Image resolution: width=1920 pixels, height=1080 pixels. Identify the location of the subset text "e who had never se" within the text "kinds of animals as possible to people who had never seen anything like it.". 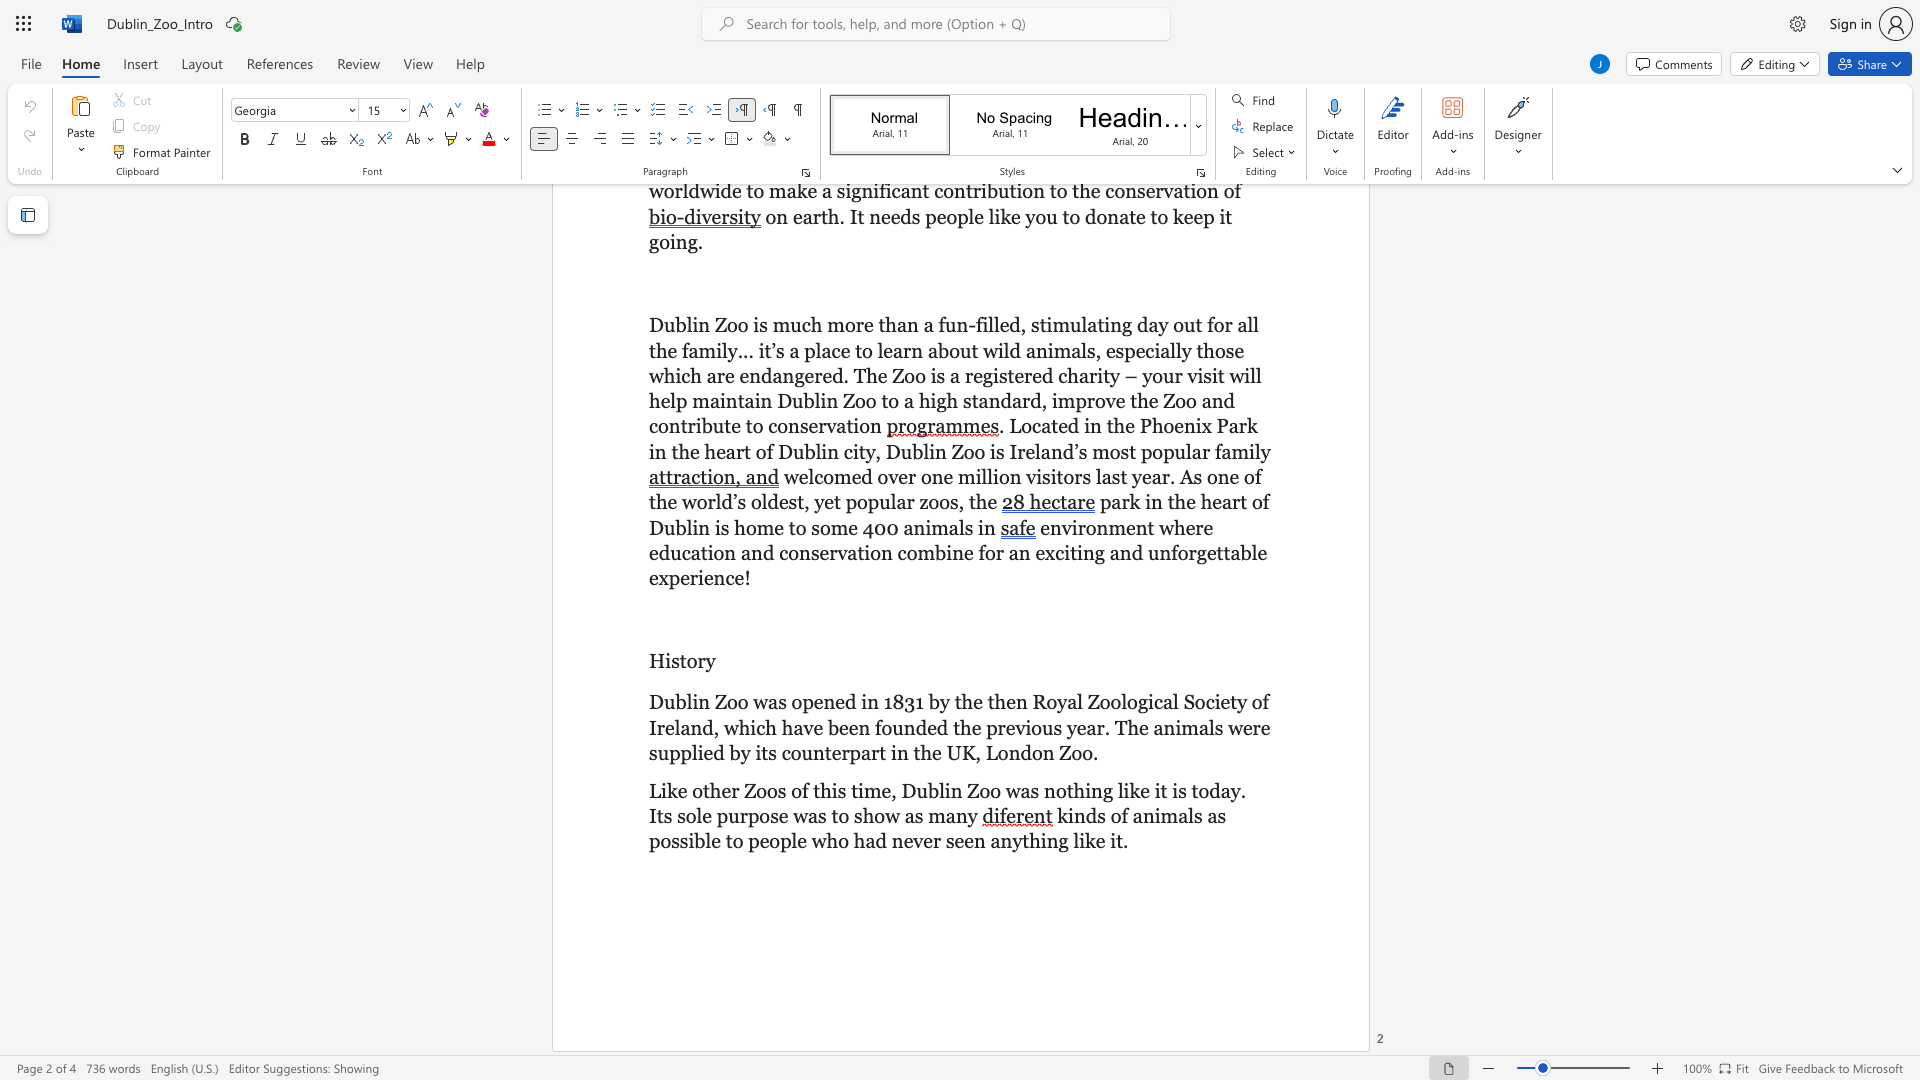
(796, 841).